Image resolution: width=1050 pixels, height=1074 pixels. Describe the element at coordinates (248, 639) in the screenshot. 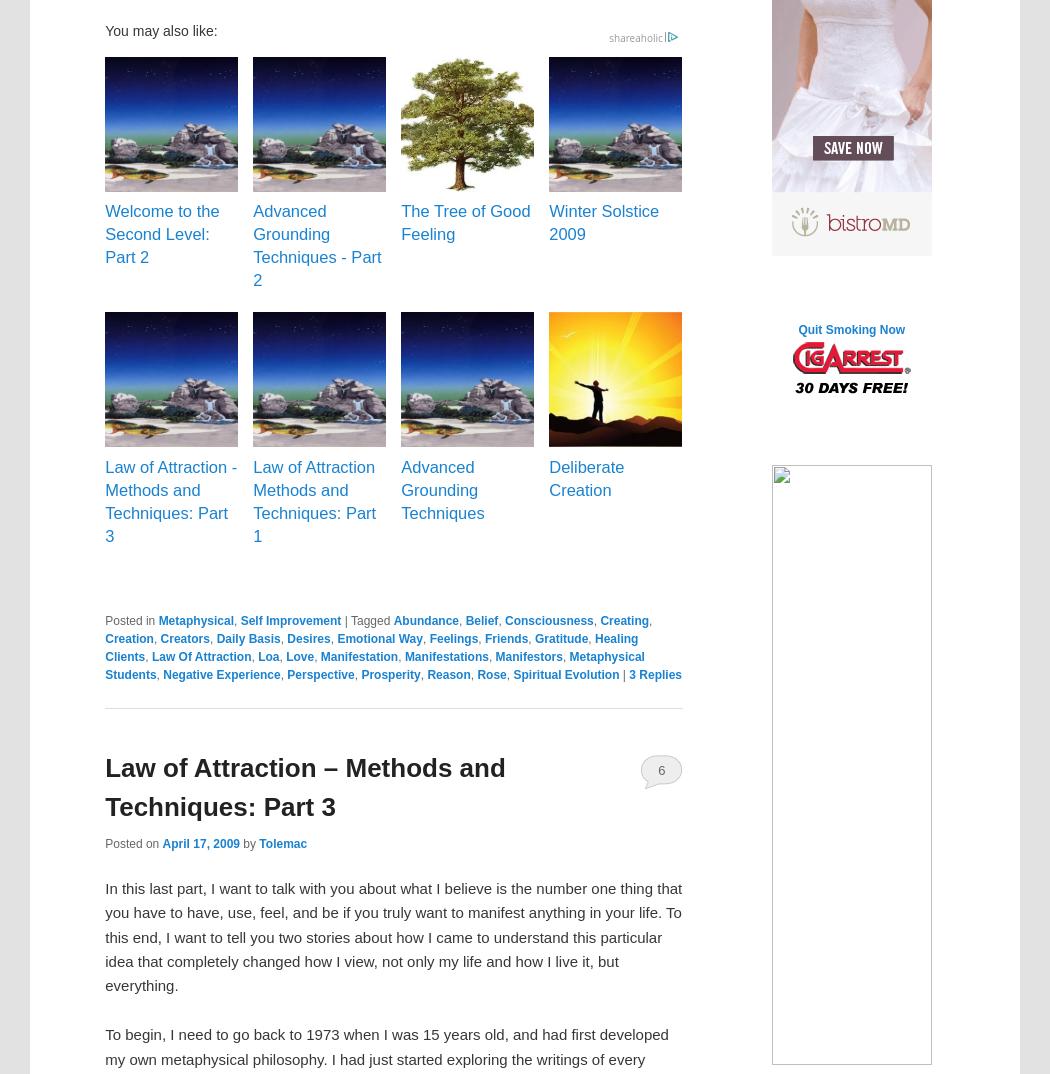

I see `'Daily Basis'` at that location.